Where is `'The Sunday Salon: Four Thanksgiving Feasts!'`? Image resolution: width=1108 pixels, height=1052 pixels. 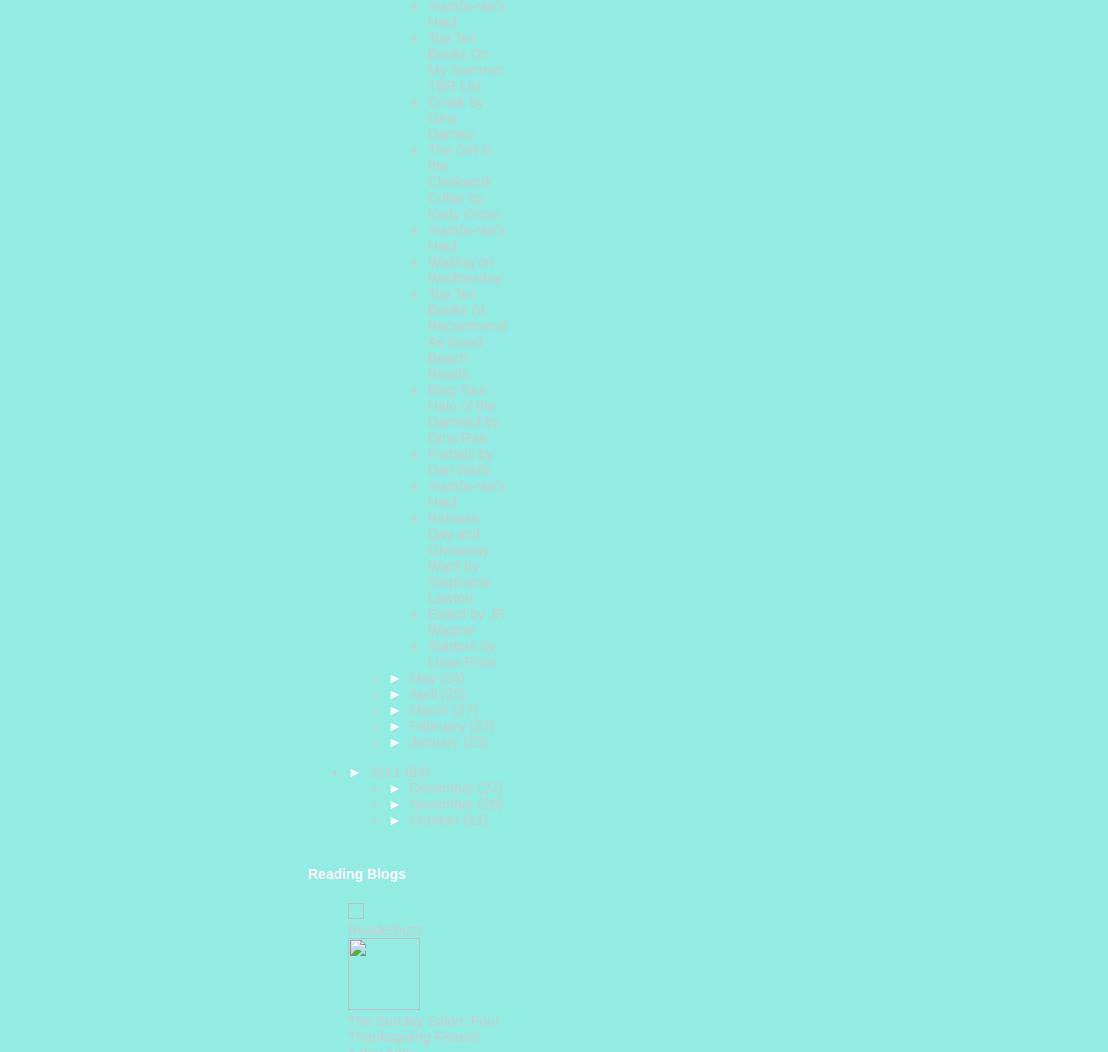
'The Sunday Salon: Four Thanksgiving Feasts!' is located at coordinates (347, 1027).